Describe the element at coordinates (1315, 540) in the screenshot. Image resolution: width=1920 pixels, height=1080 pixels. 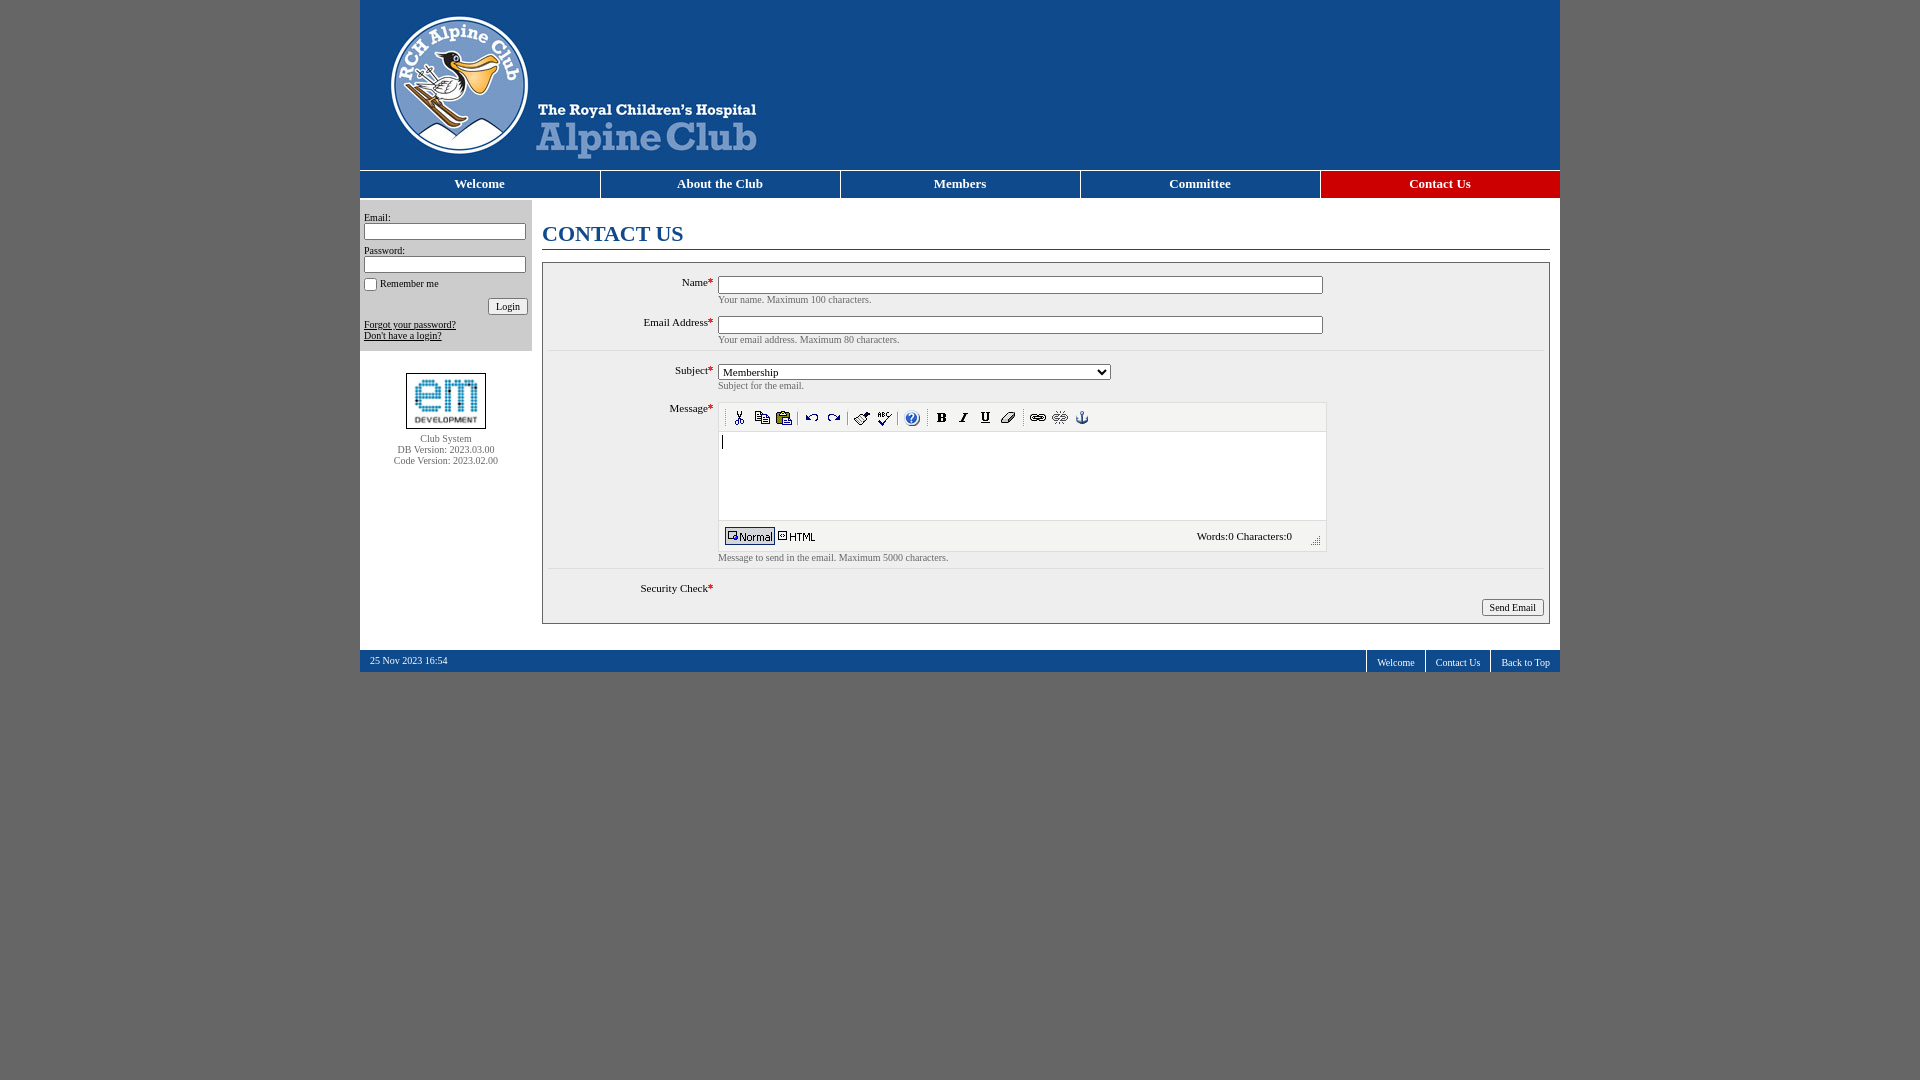
I see `'Resize'` at that location.